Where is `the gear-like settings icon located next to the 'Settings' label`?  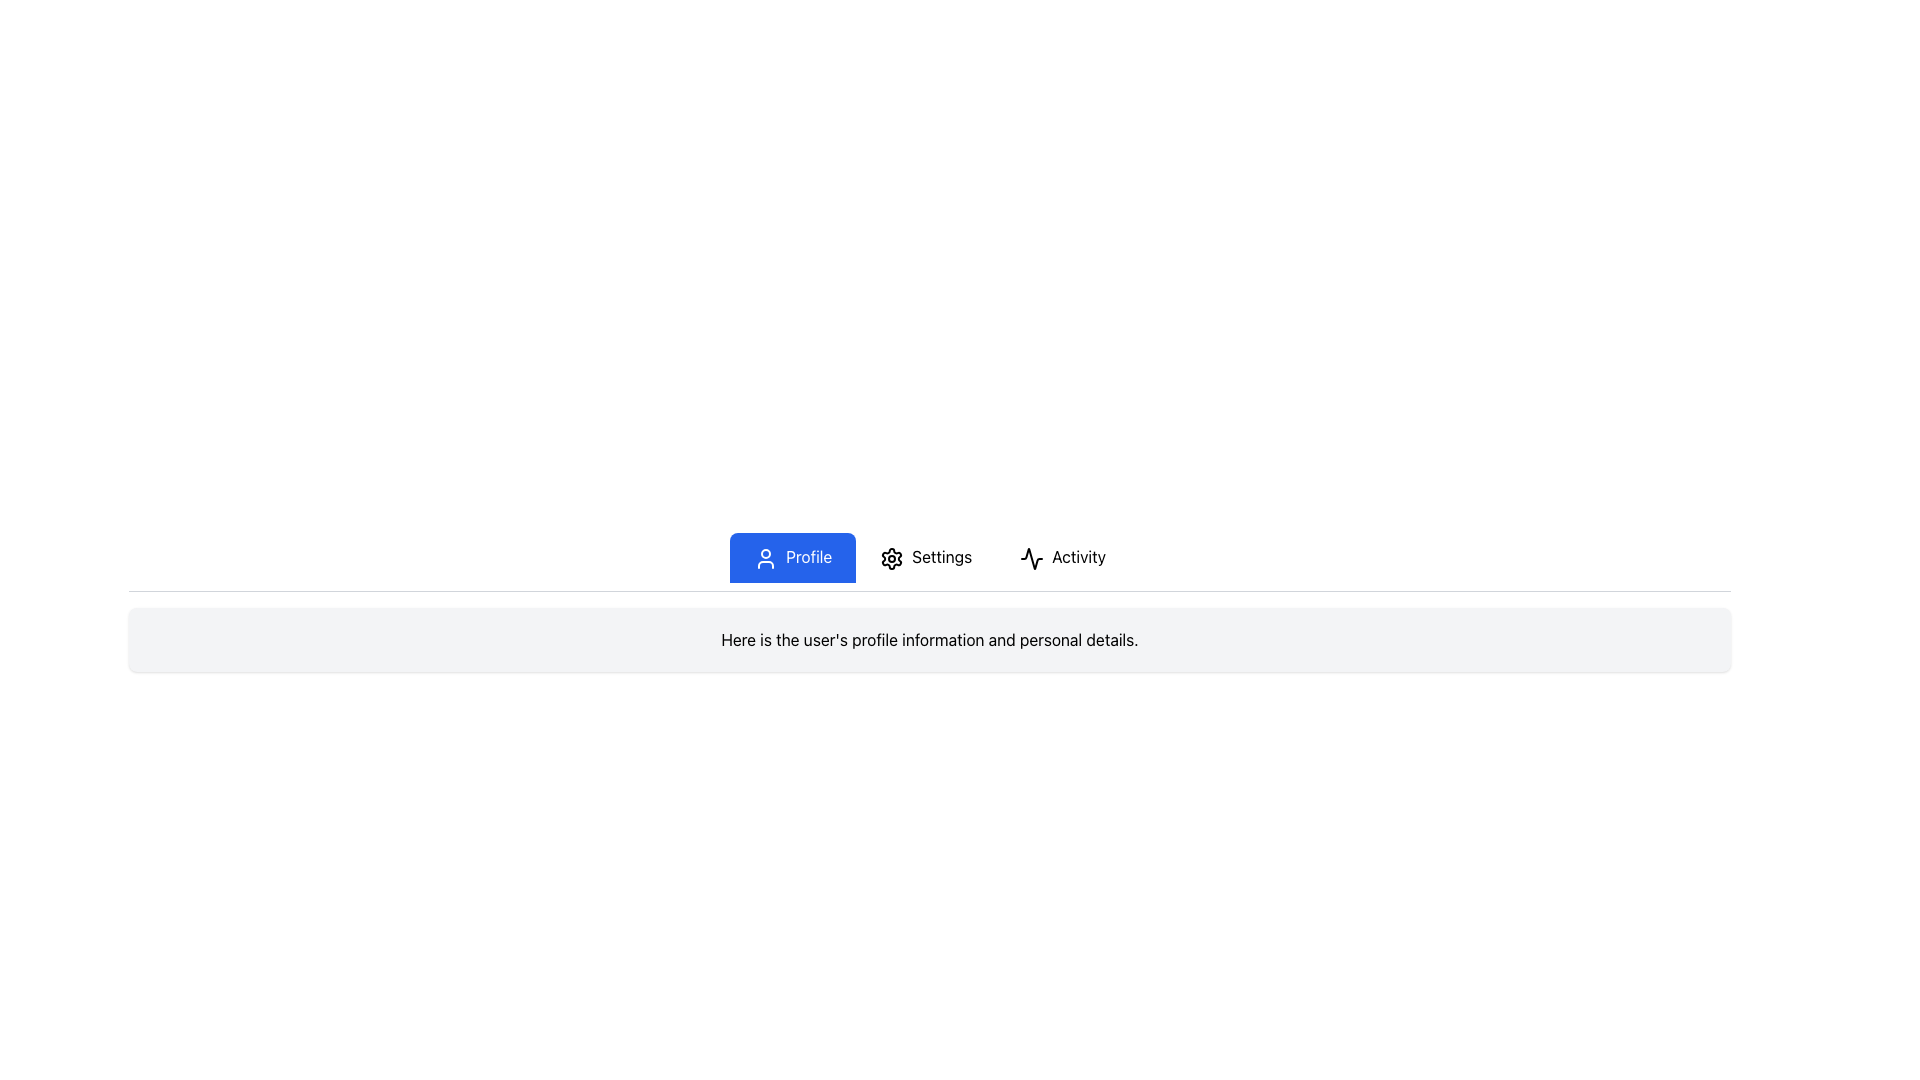 the gear-like settings icon located next to the 'Settings' label is located at coordinates (891, 558).